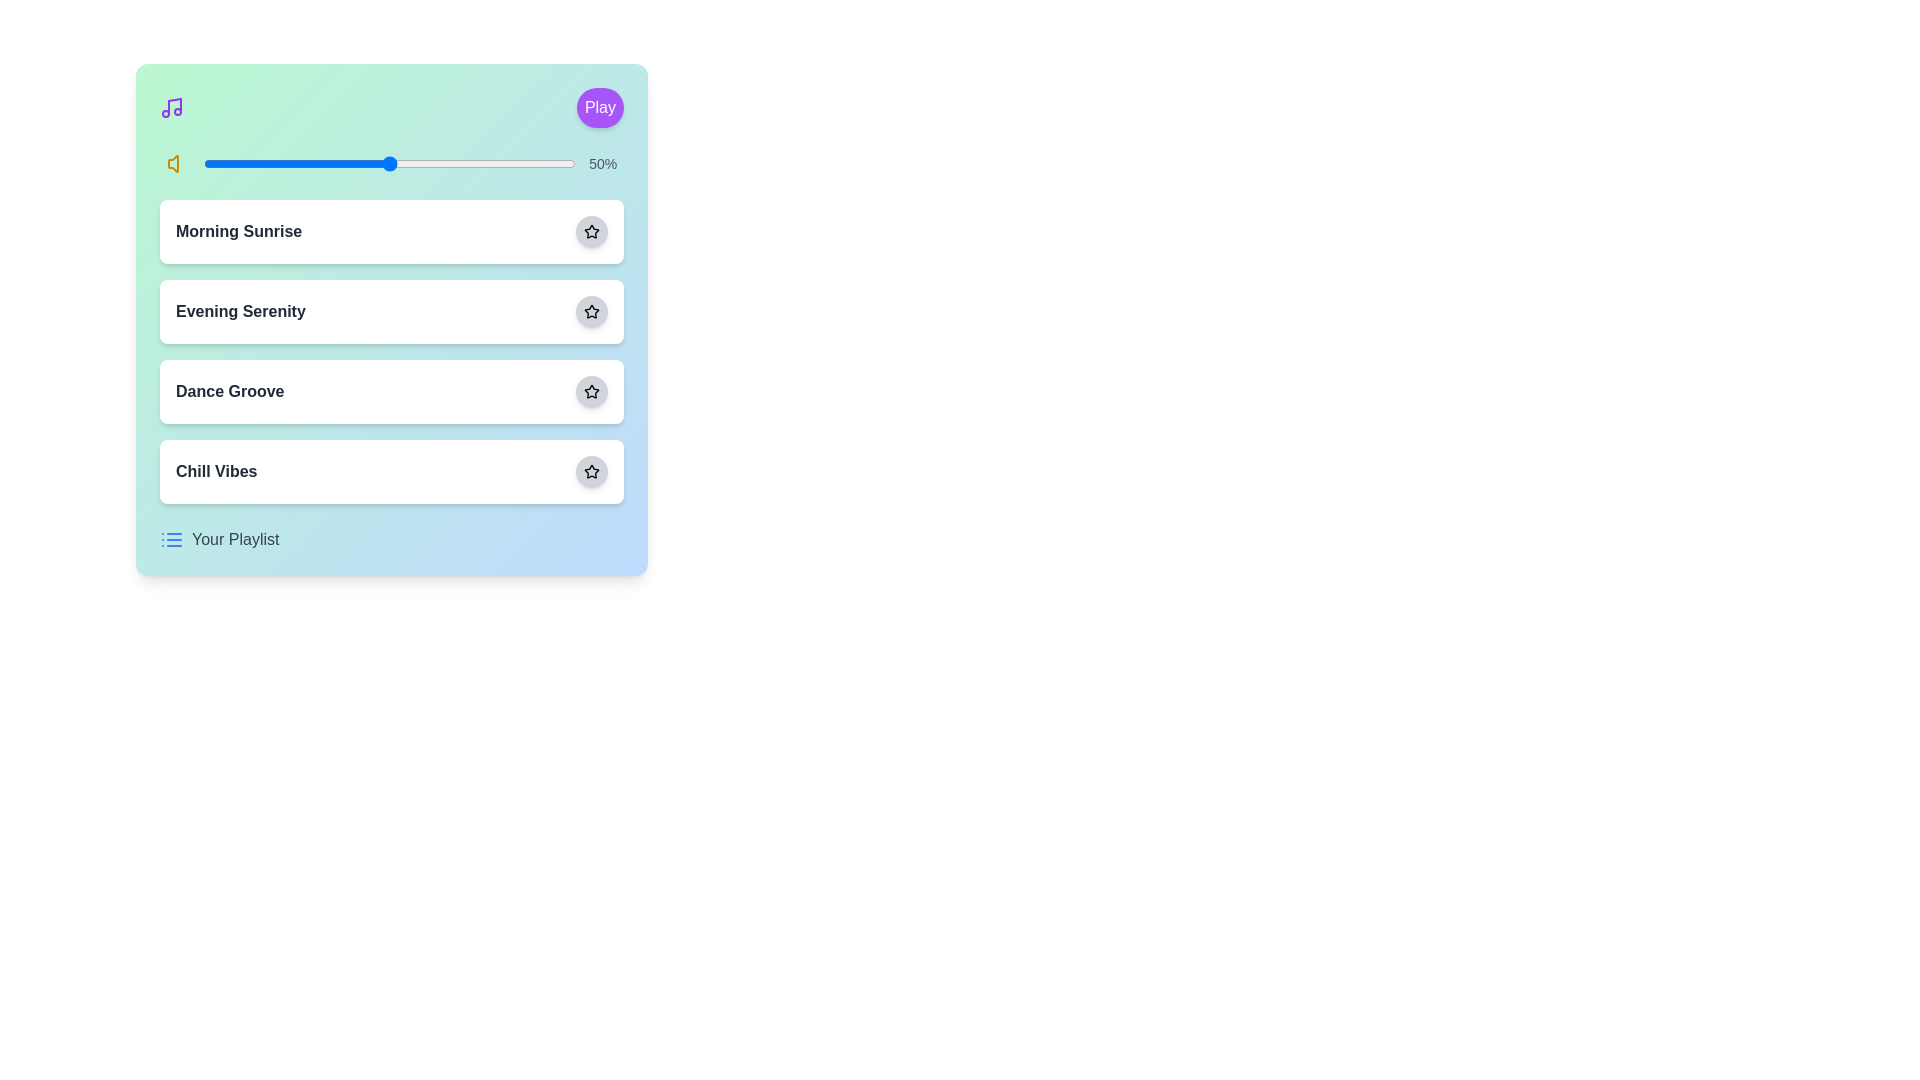 This screenshot has width=1920, height=1080. I want to click on the text label displaying the title 'Dance Groove', which is the third item in a vertical list of song titles inside a rounded card, so click(230, 392).